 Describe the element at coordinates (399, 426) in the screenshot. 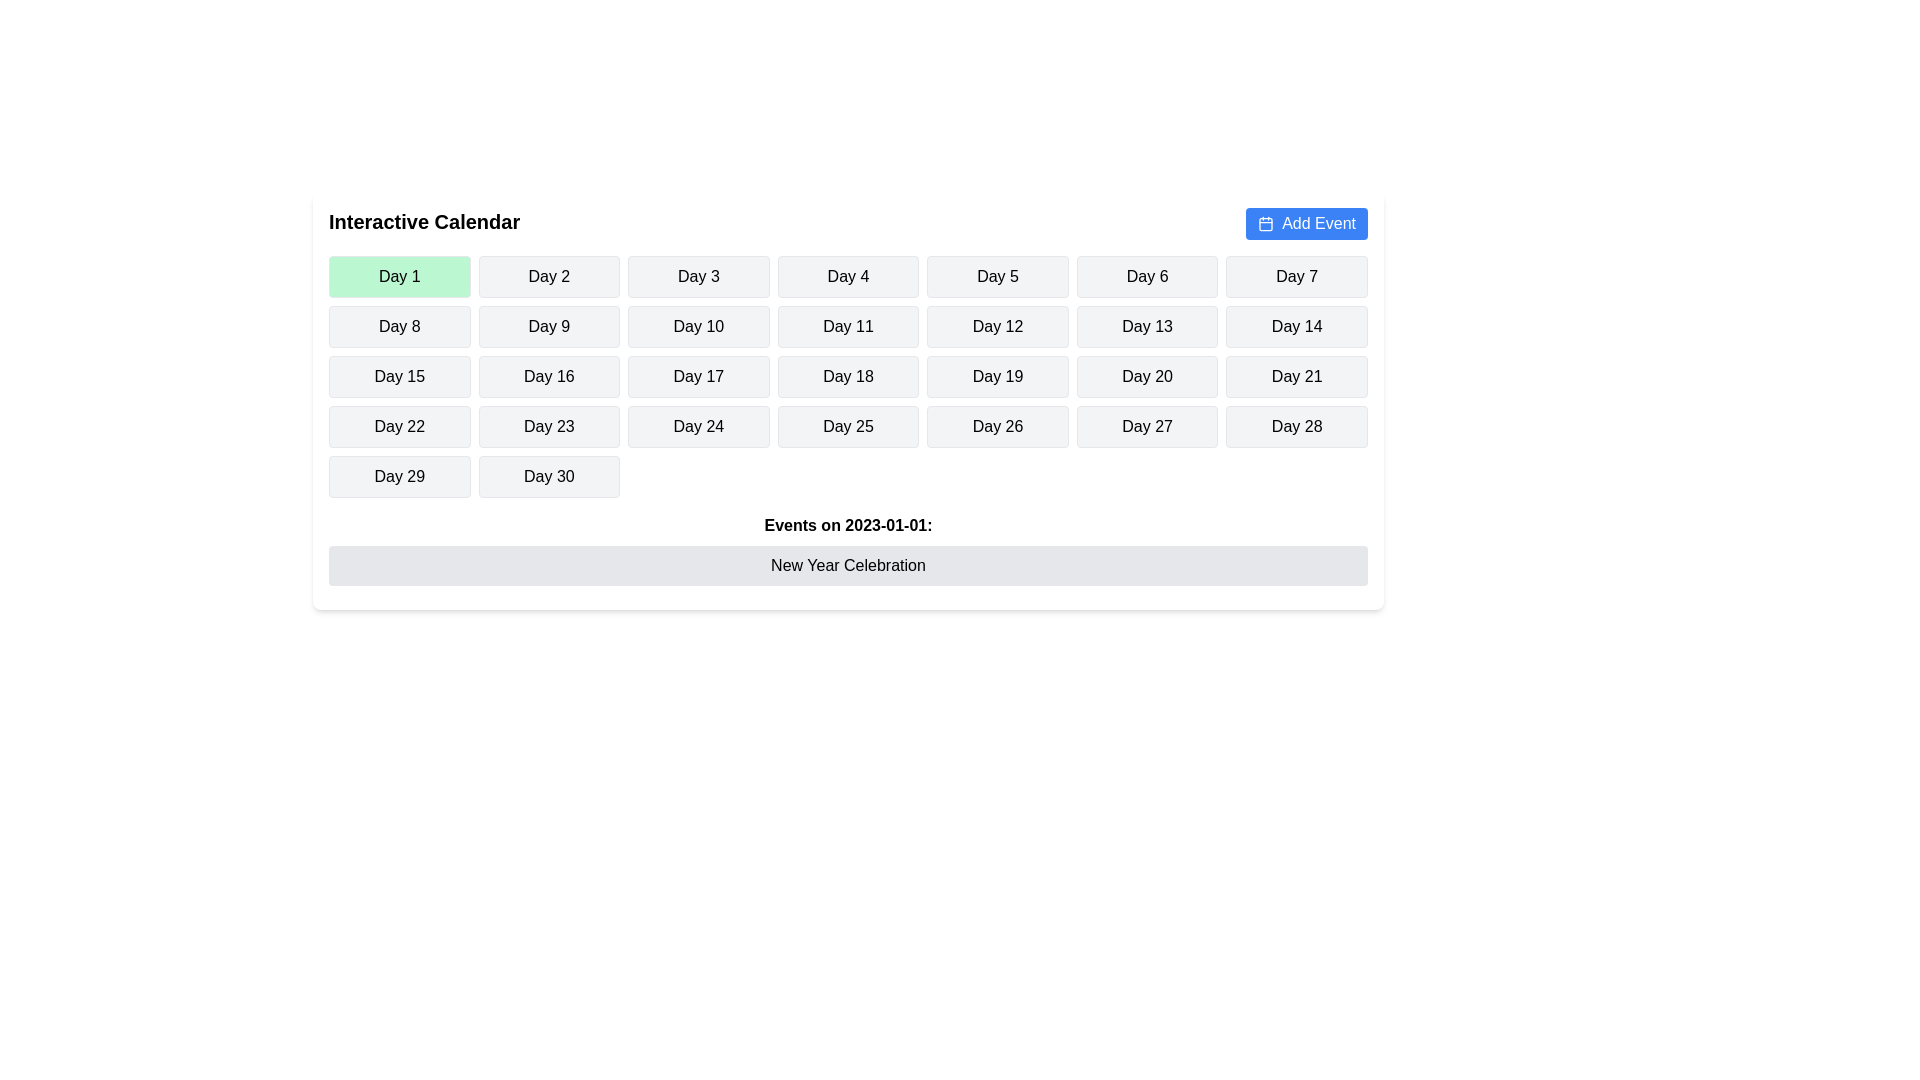

I see `the button representing the 22nd day` at that location.